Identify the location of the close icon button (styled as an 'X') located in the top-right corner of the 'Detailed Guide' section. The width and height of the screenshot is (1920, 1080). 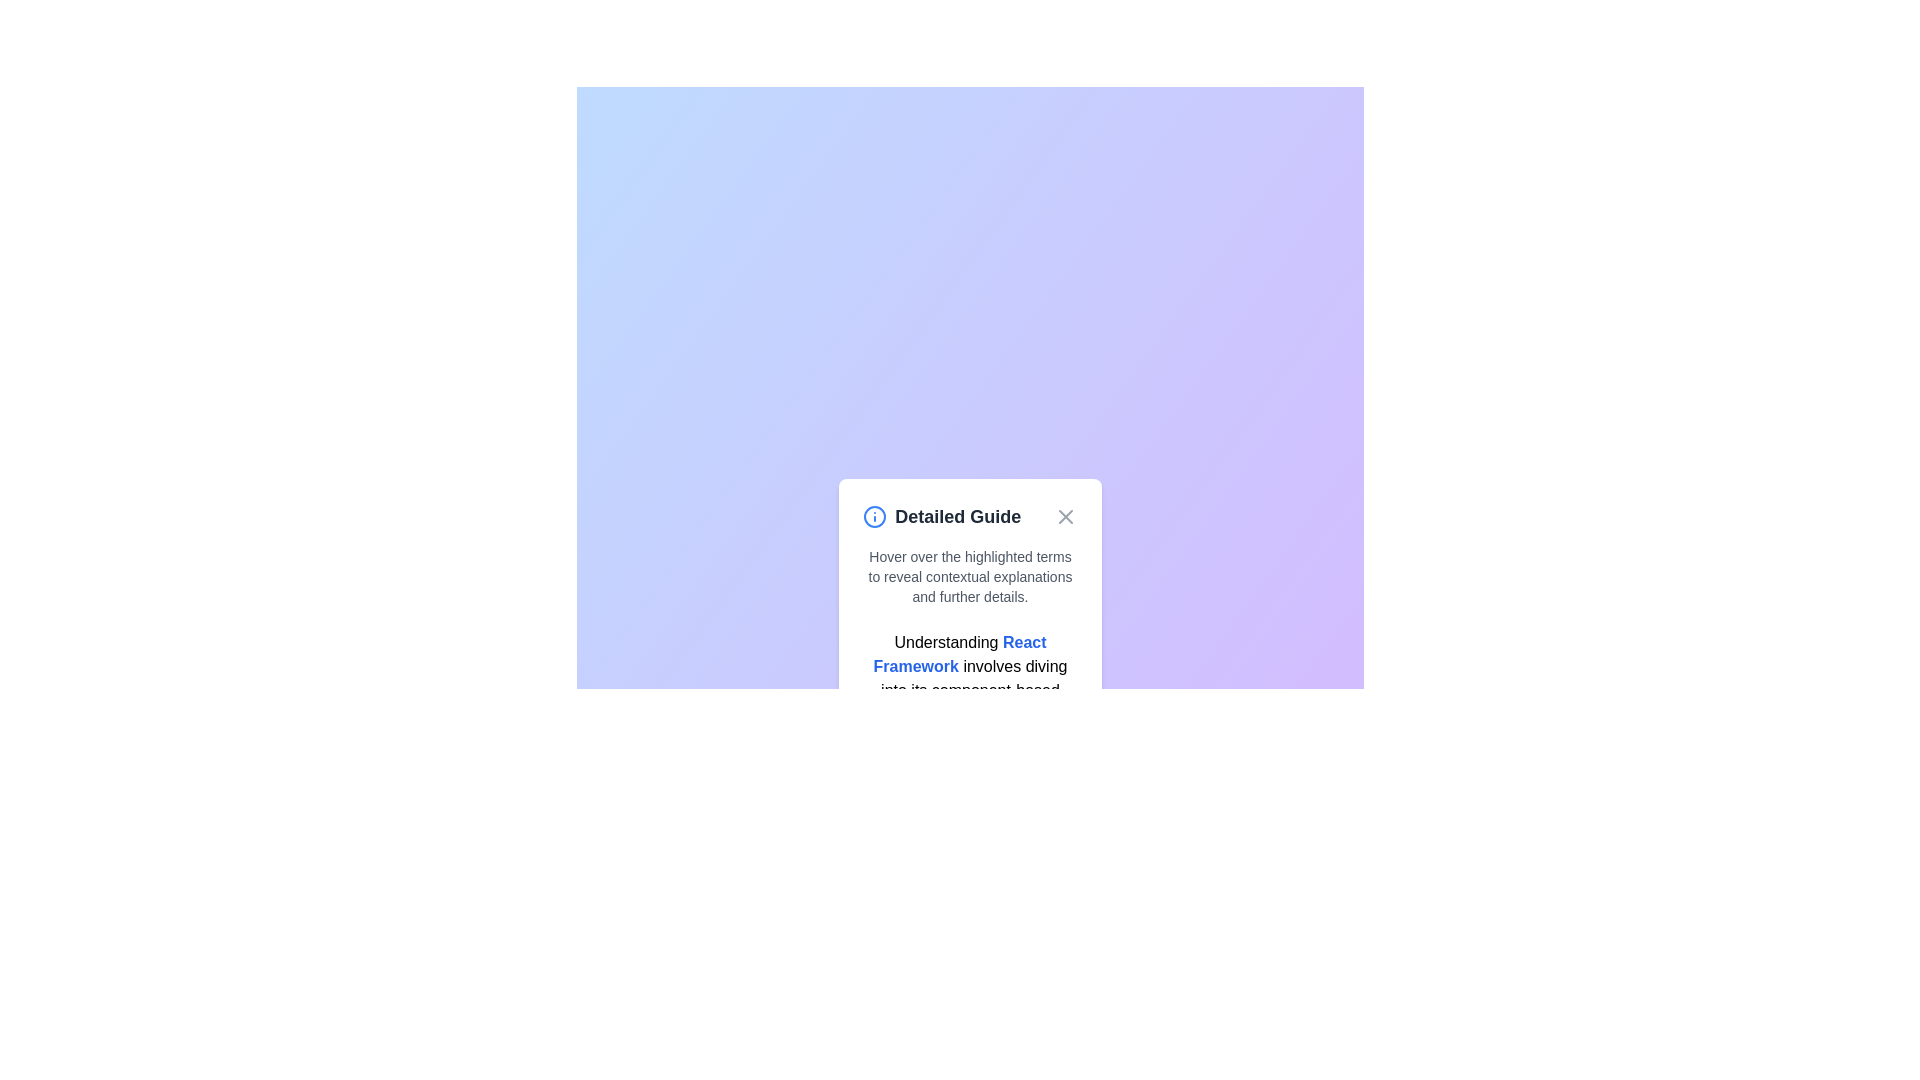
(1064, 515).